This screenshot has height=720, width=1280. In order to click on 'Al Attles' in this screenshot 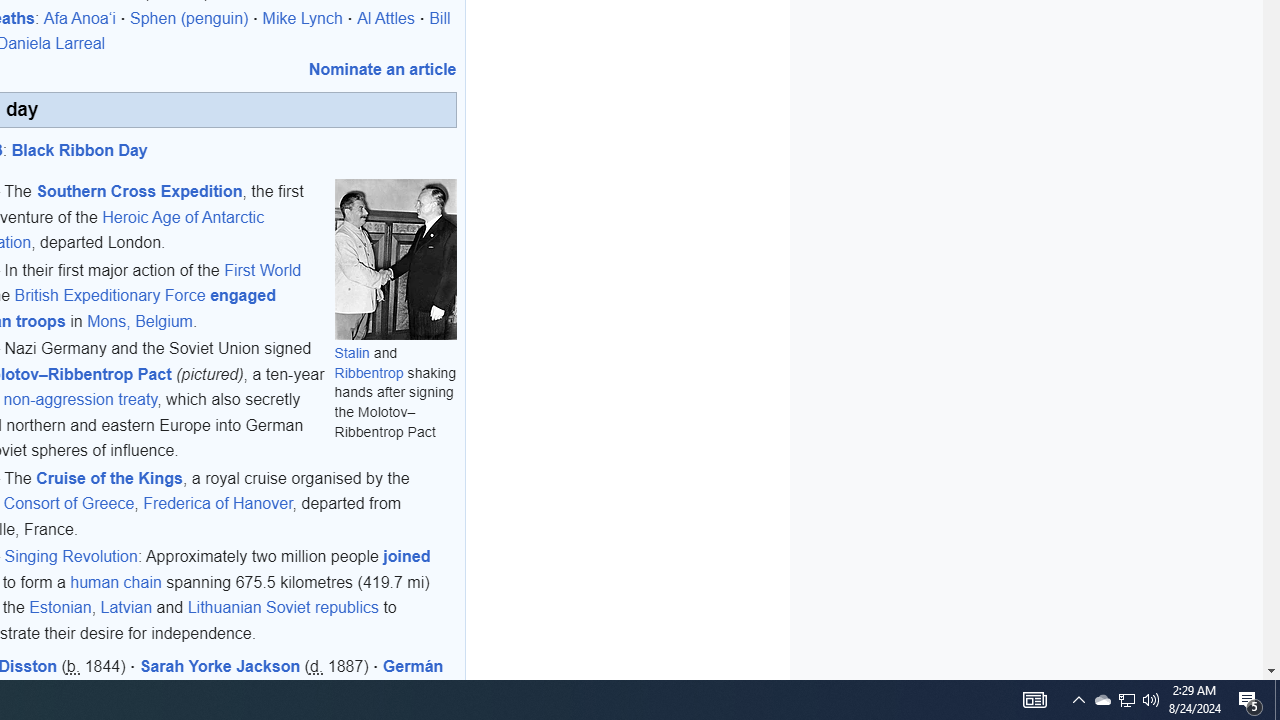, I will do `click(385, 18)`.